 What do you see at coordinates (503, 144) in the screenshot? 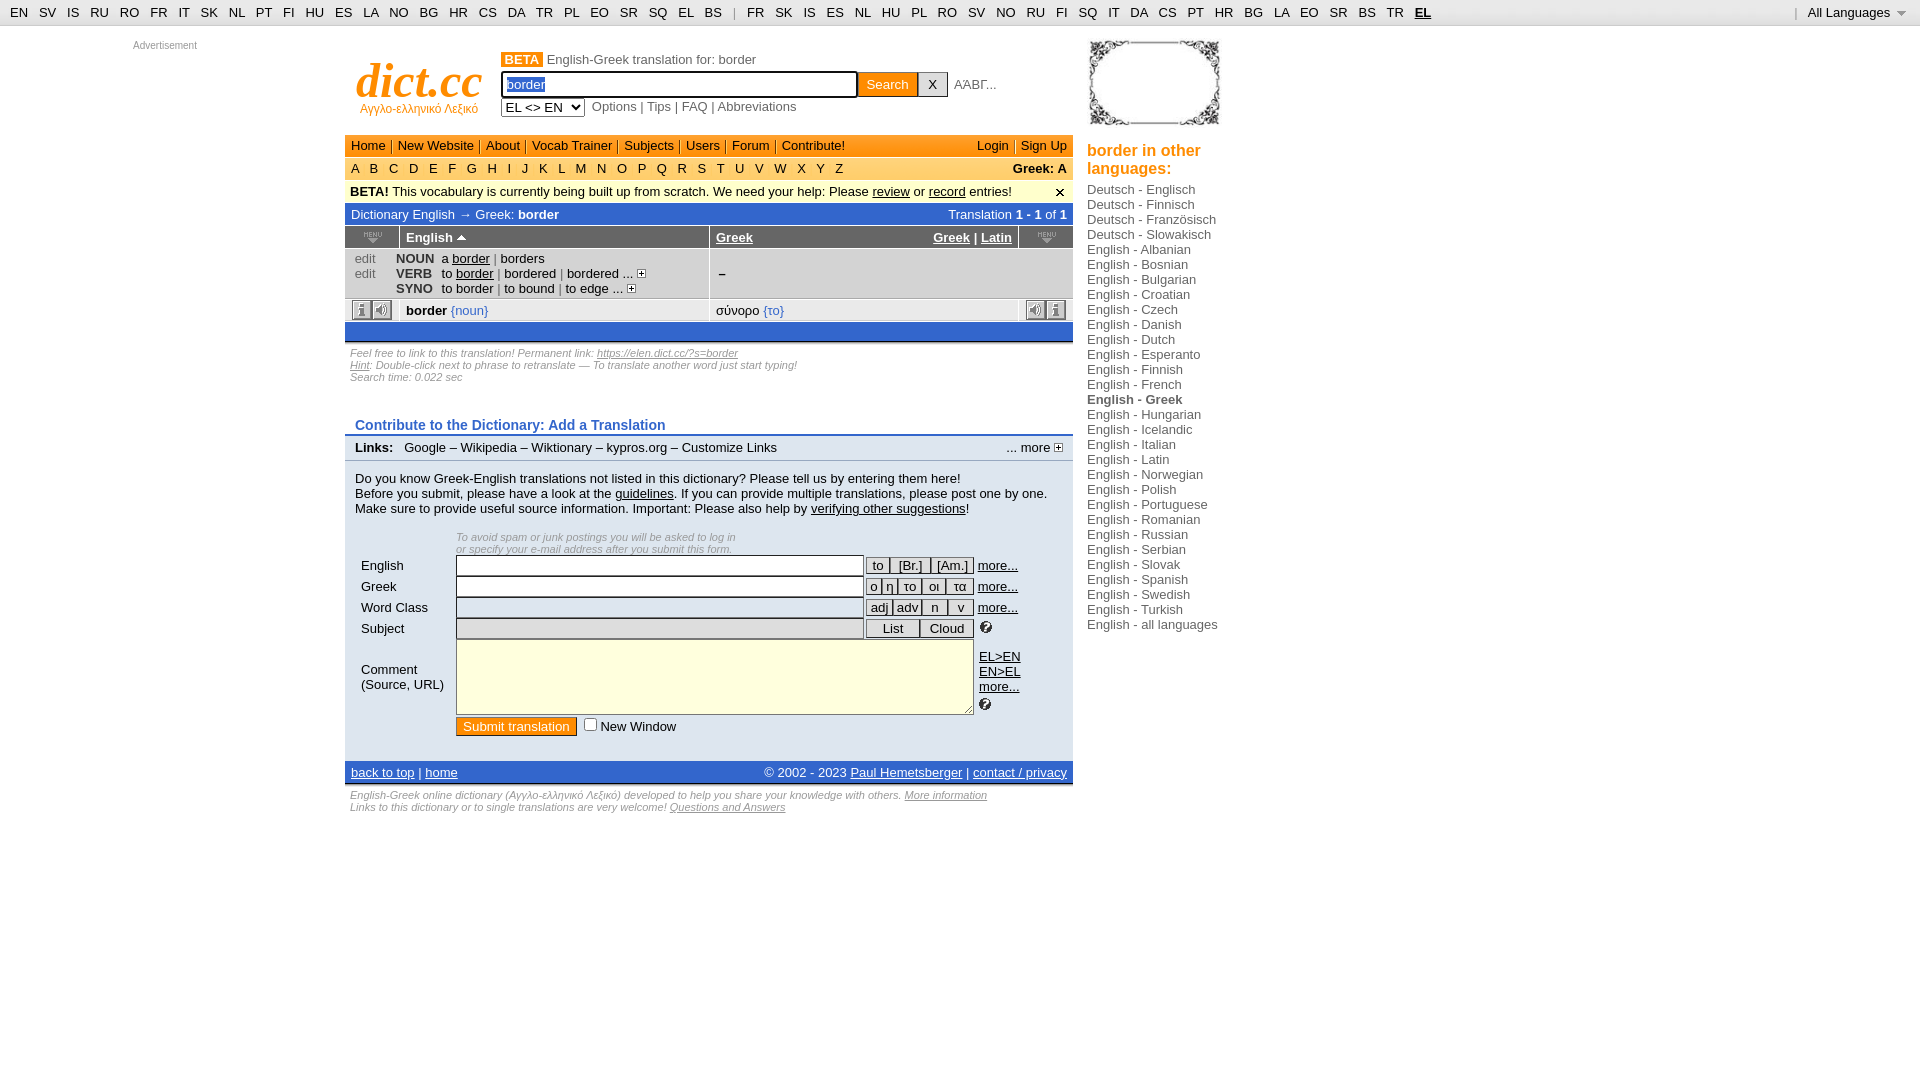
I see `'About'` at bounding box center [503, 144].